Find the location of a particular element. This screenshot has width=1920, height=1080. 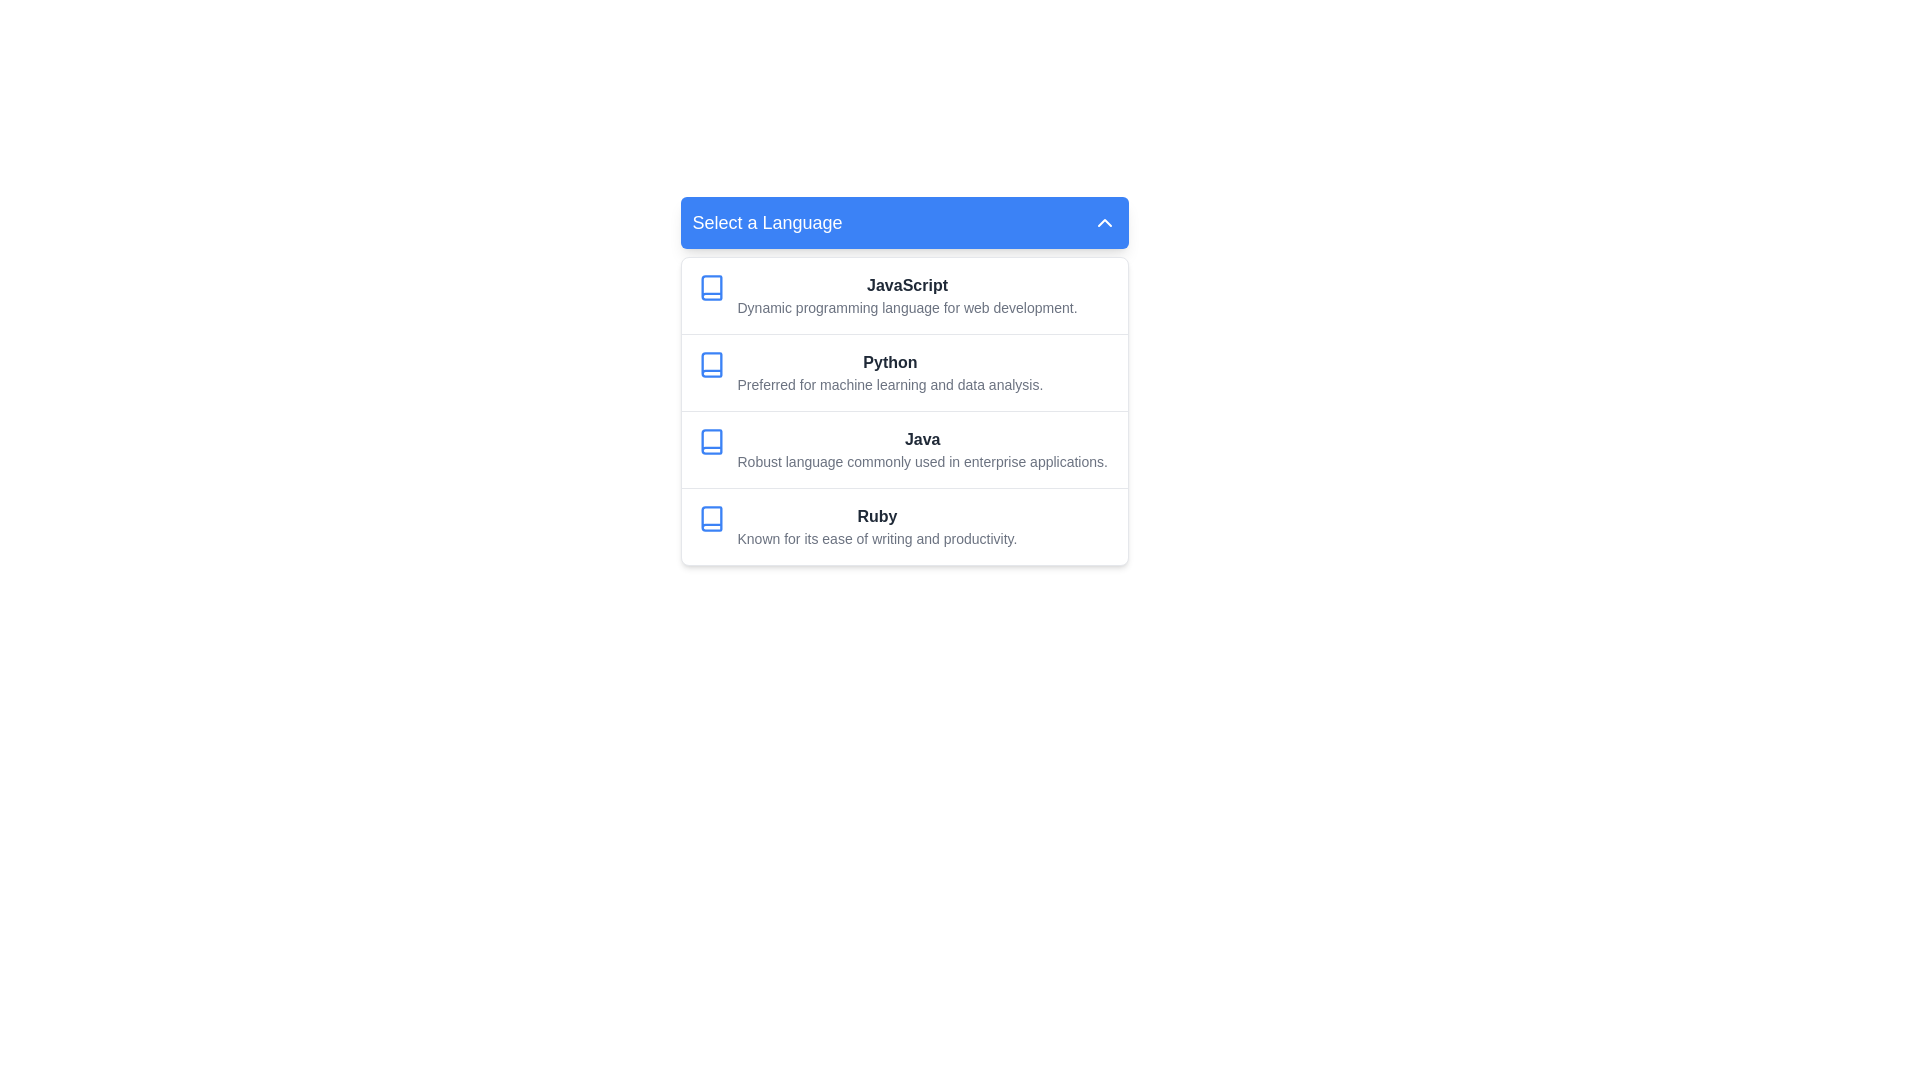

the book icon with a blue outline located in the fourth row under the 'Ruby' title is located at coordinates (711, 518).